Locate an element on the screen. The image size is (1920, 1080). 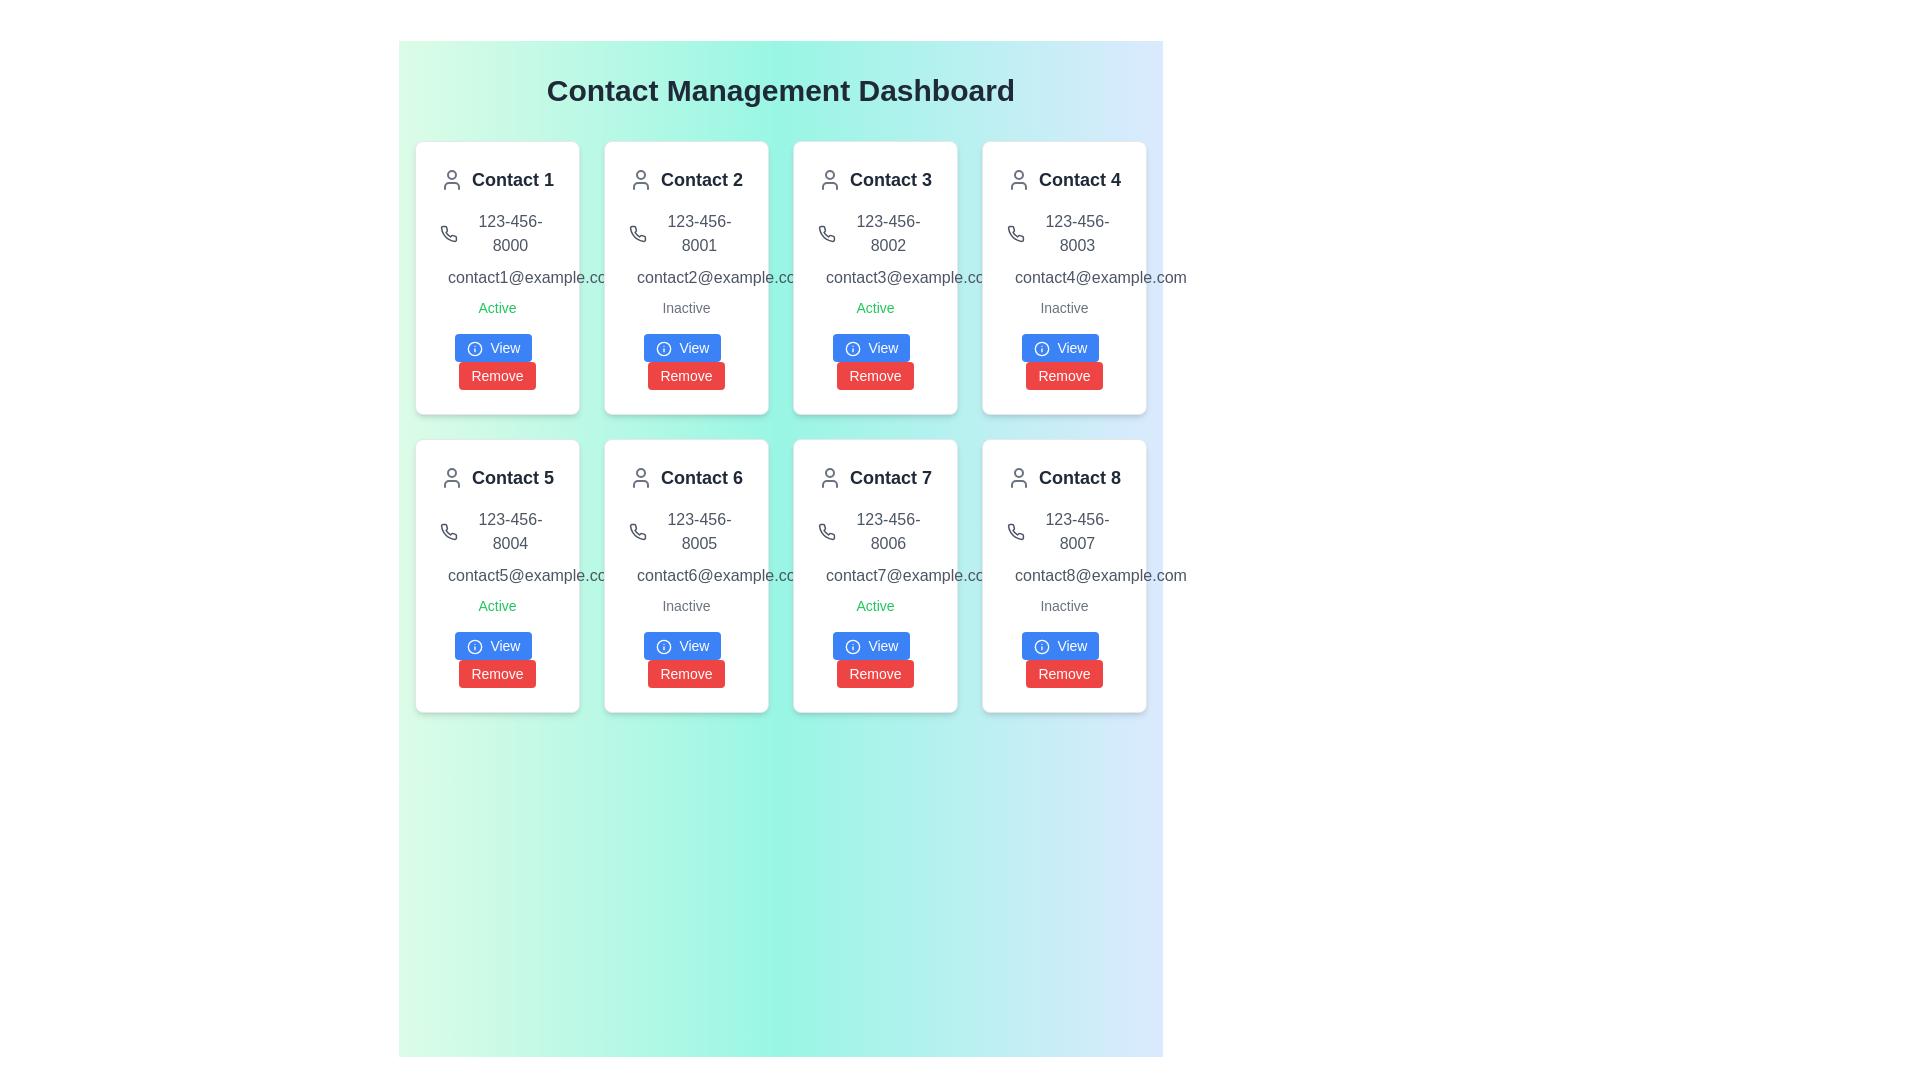
the blue 'View' button with white text and an 'i' icon is located at coordinates (1059, 645).